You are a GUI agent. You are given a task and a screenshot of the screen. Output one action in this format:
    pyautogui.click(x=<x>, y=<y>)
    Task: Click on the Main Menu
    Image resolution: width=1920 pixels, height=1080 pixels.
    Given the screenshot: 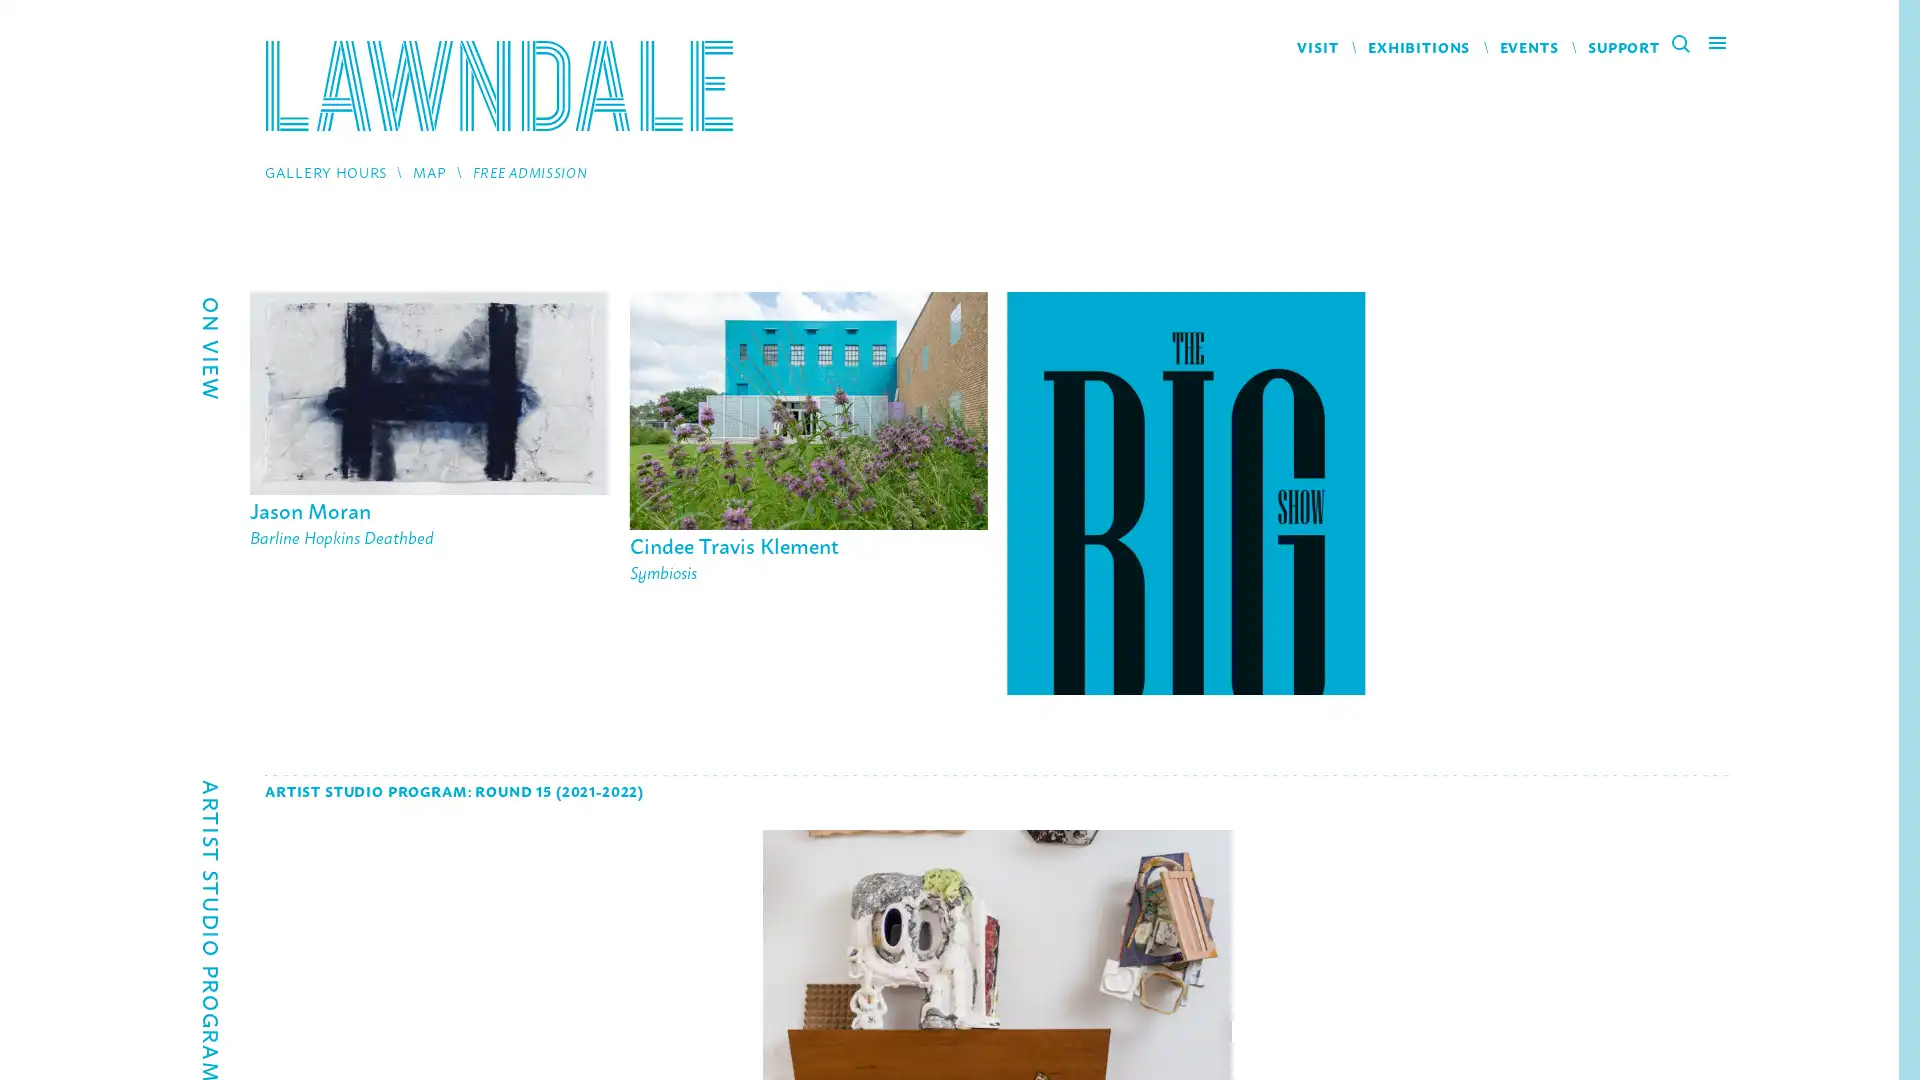 What is the action you would take?
    pyautogui.click(x=1716, y=46)
    